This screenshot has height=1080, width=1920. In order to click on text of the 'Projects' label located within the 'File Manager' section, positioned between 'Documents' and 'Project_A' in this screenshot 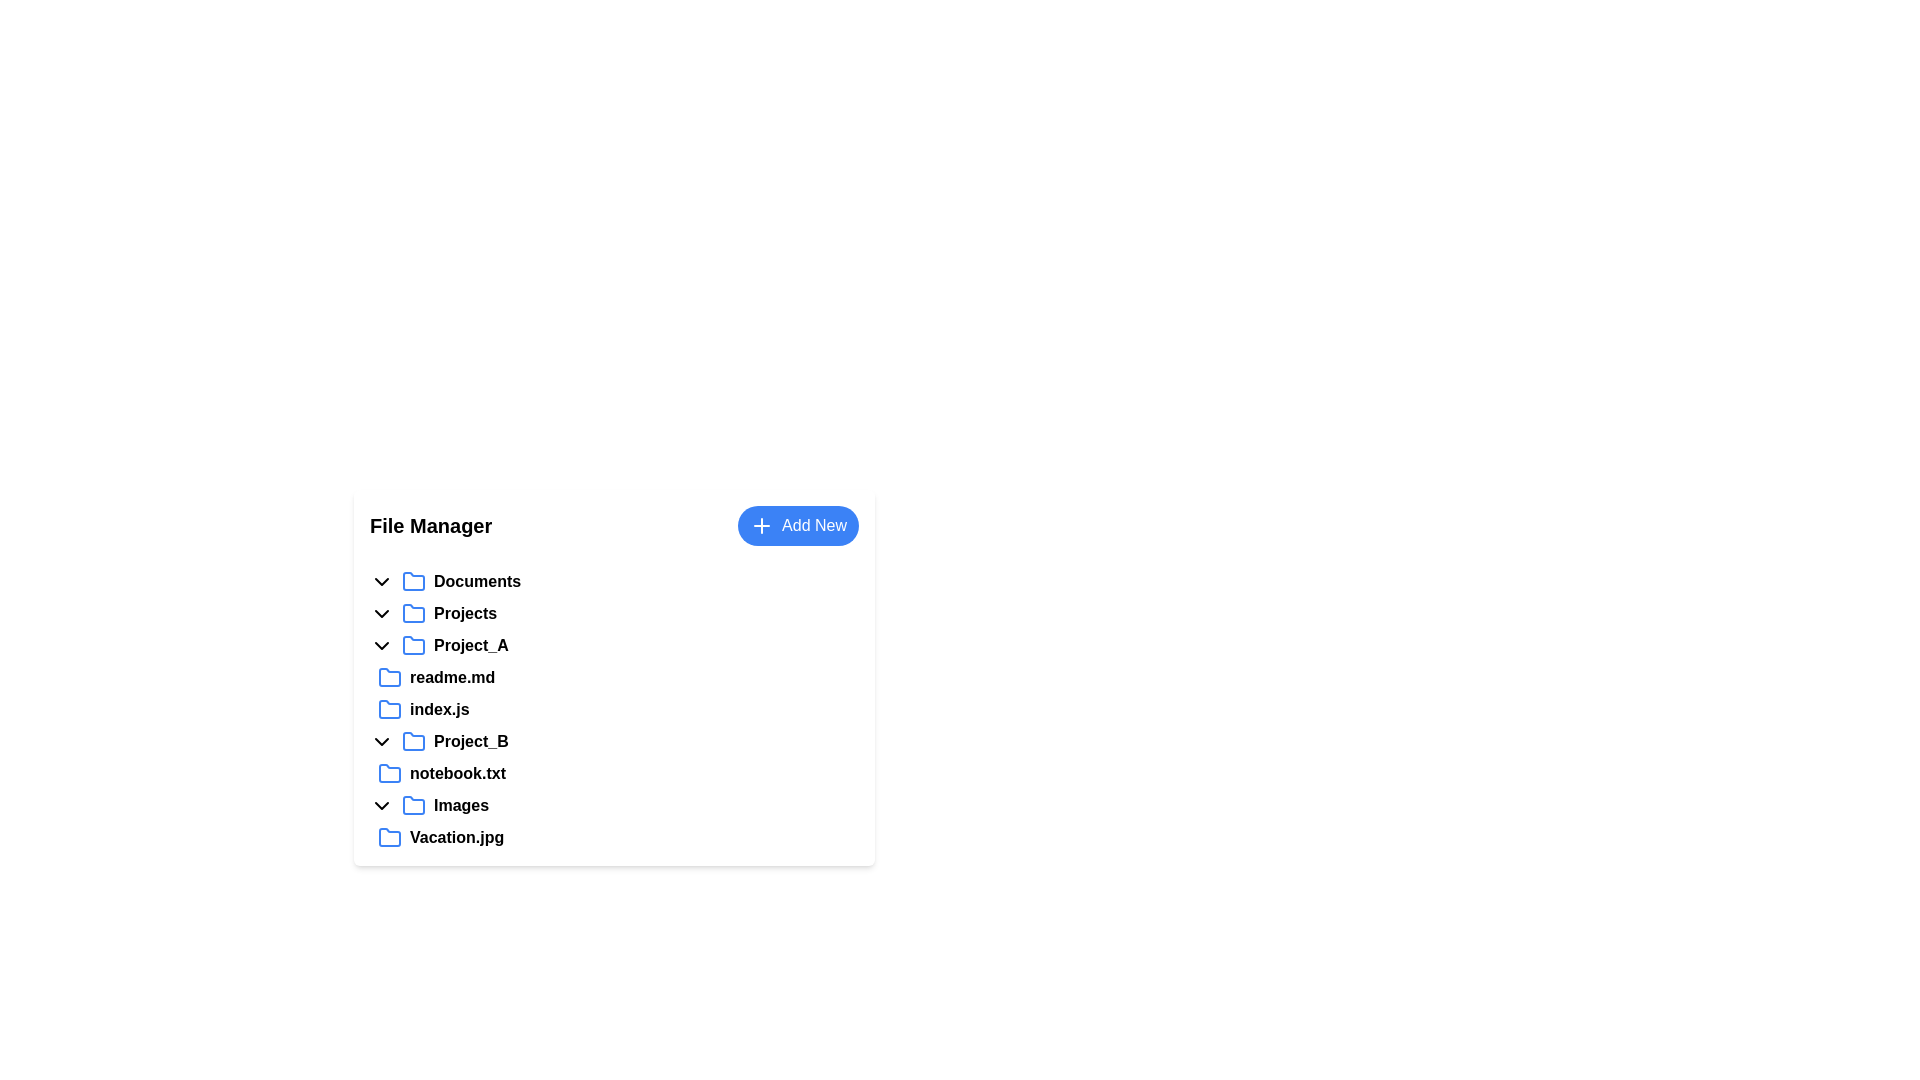, I will do `click(464, 612)`.